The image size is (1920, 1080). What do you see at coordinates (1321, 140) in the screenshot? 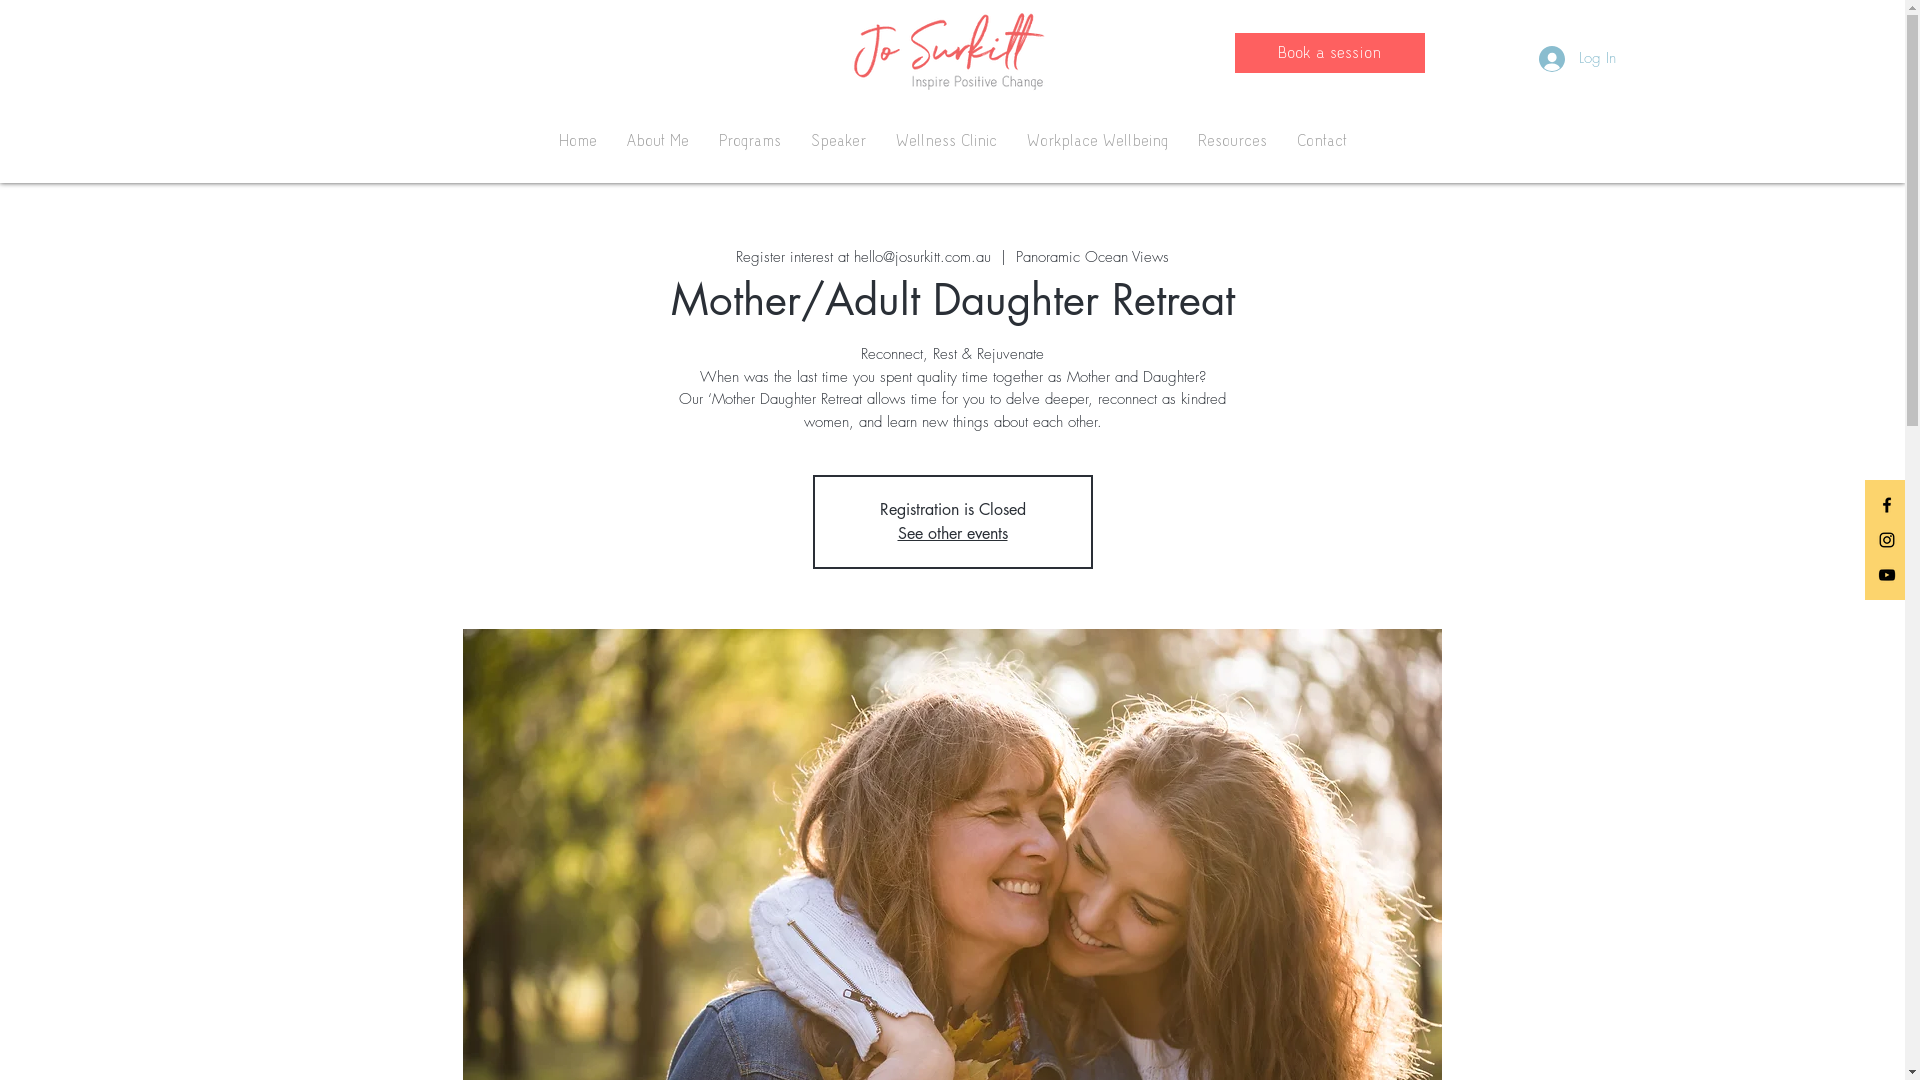
I see `'Contact'` at bounding box center [1321, 140].